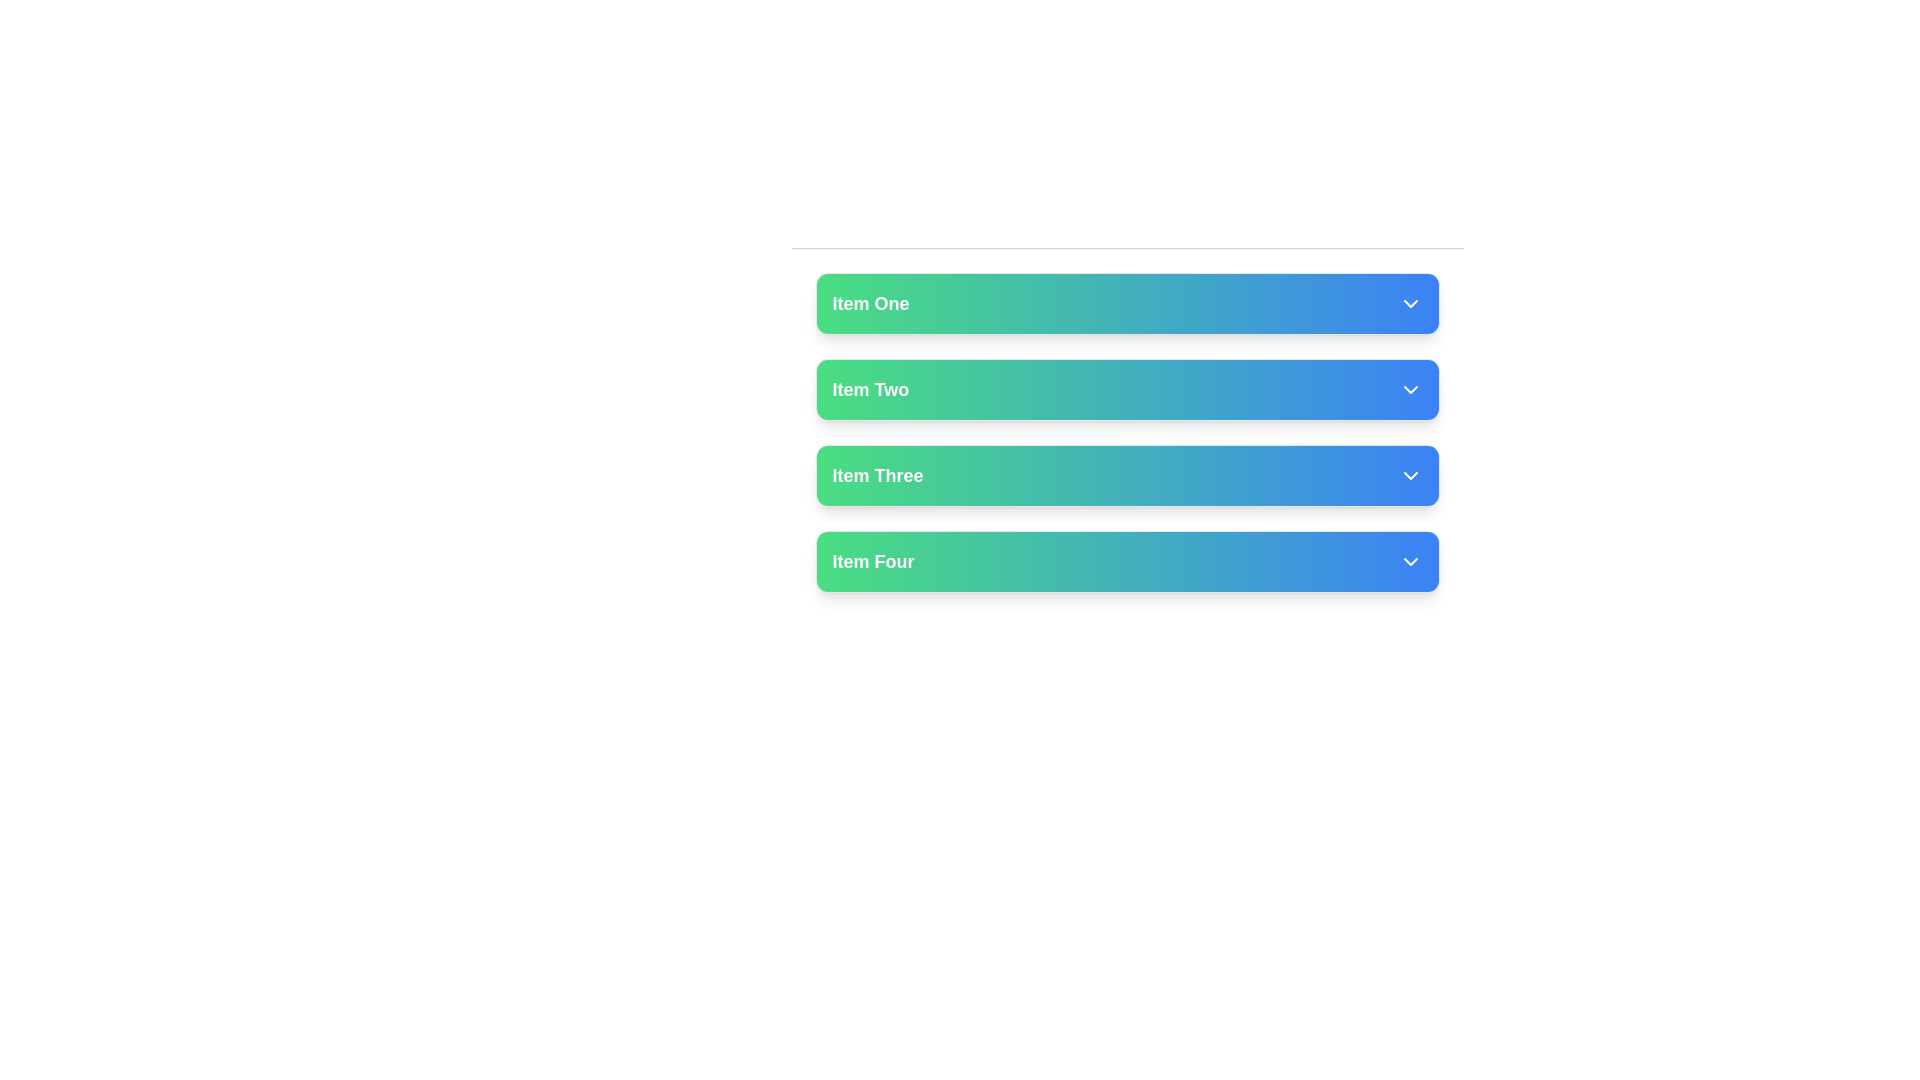 This screenshot has height=1080, width=1920. Describe the element at coordinates (1409, 389) in the screenshot. I see `the Toggle icon located at the far right end of the second bar labeled 'Item Two'` at that location.